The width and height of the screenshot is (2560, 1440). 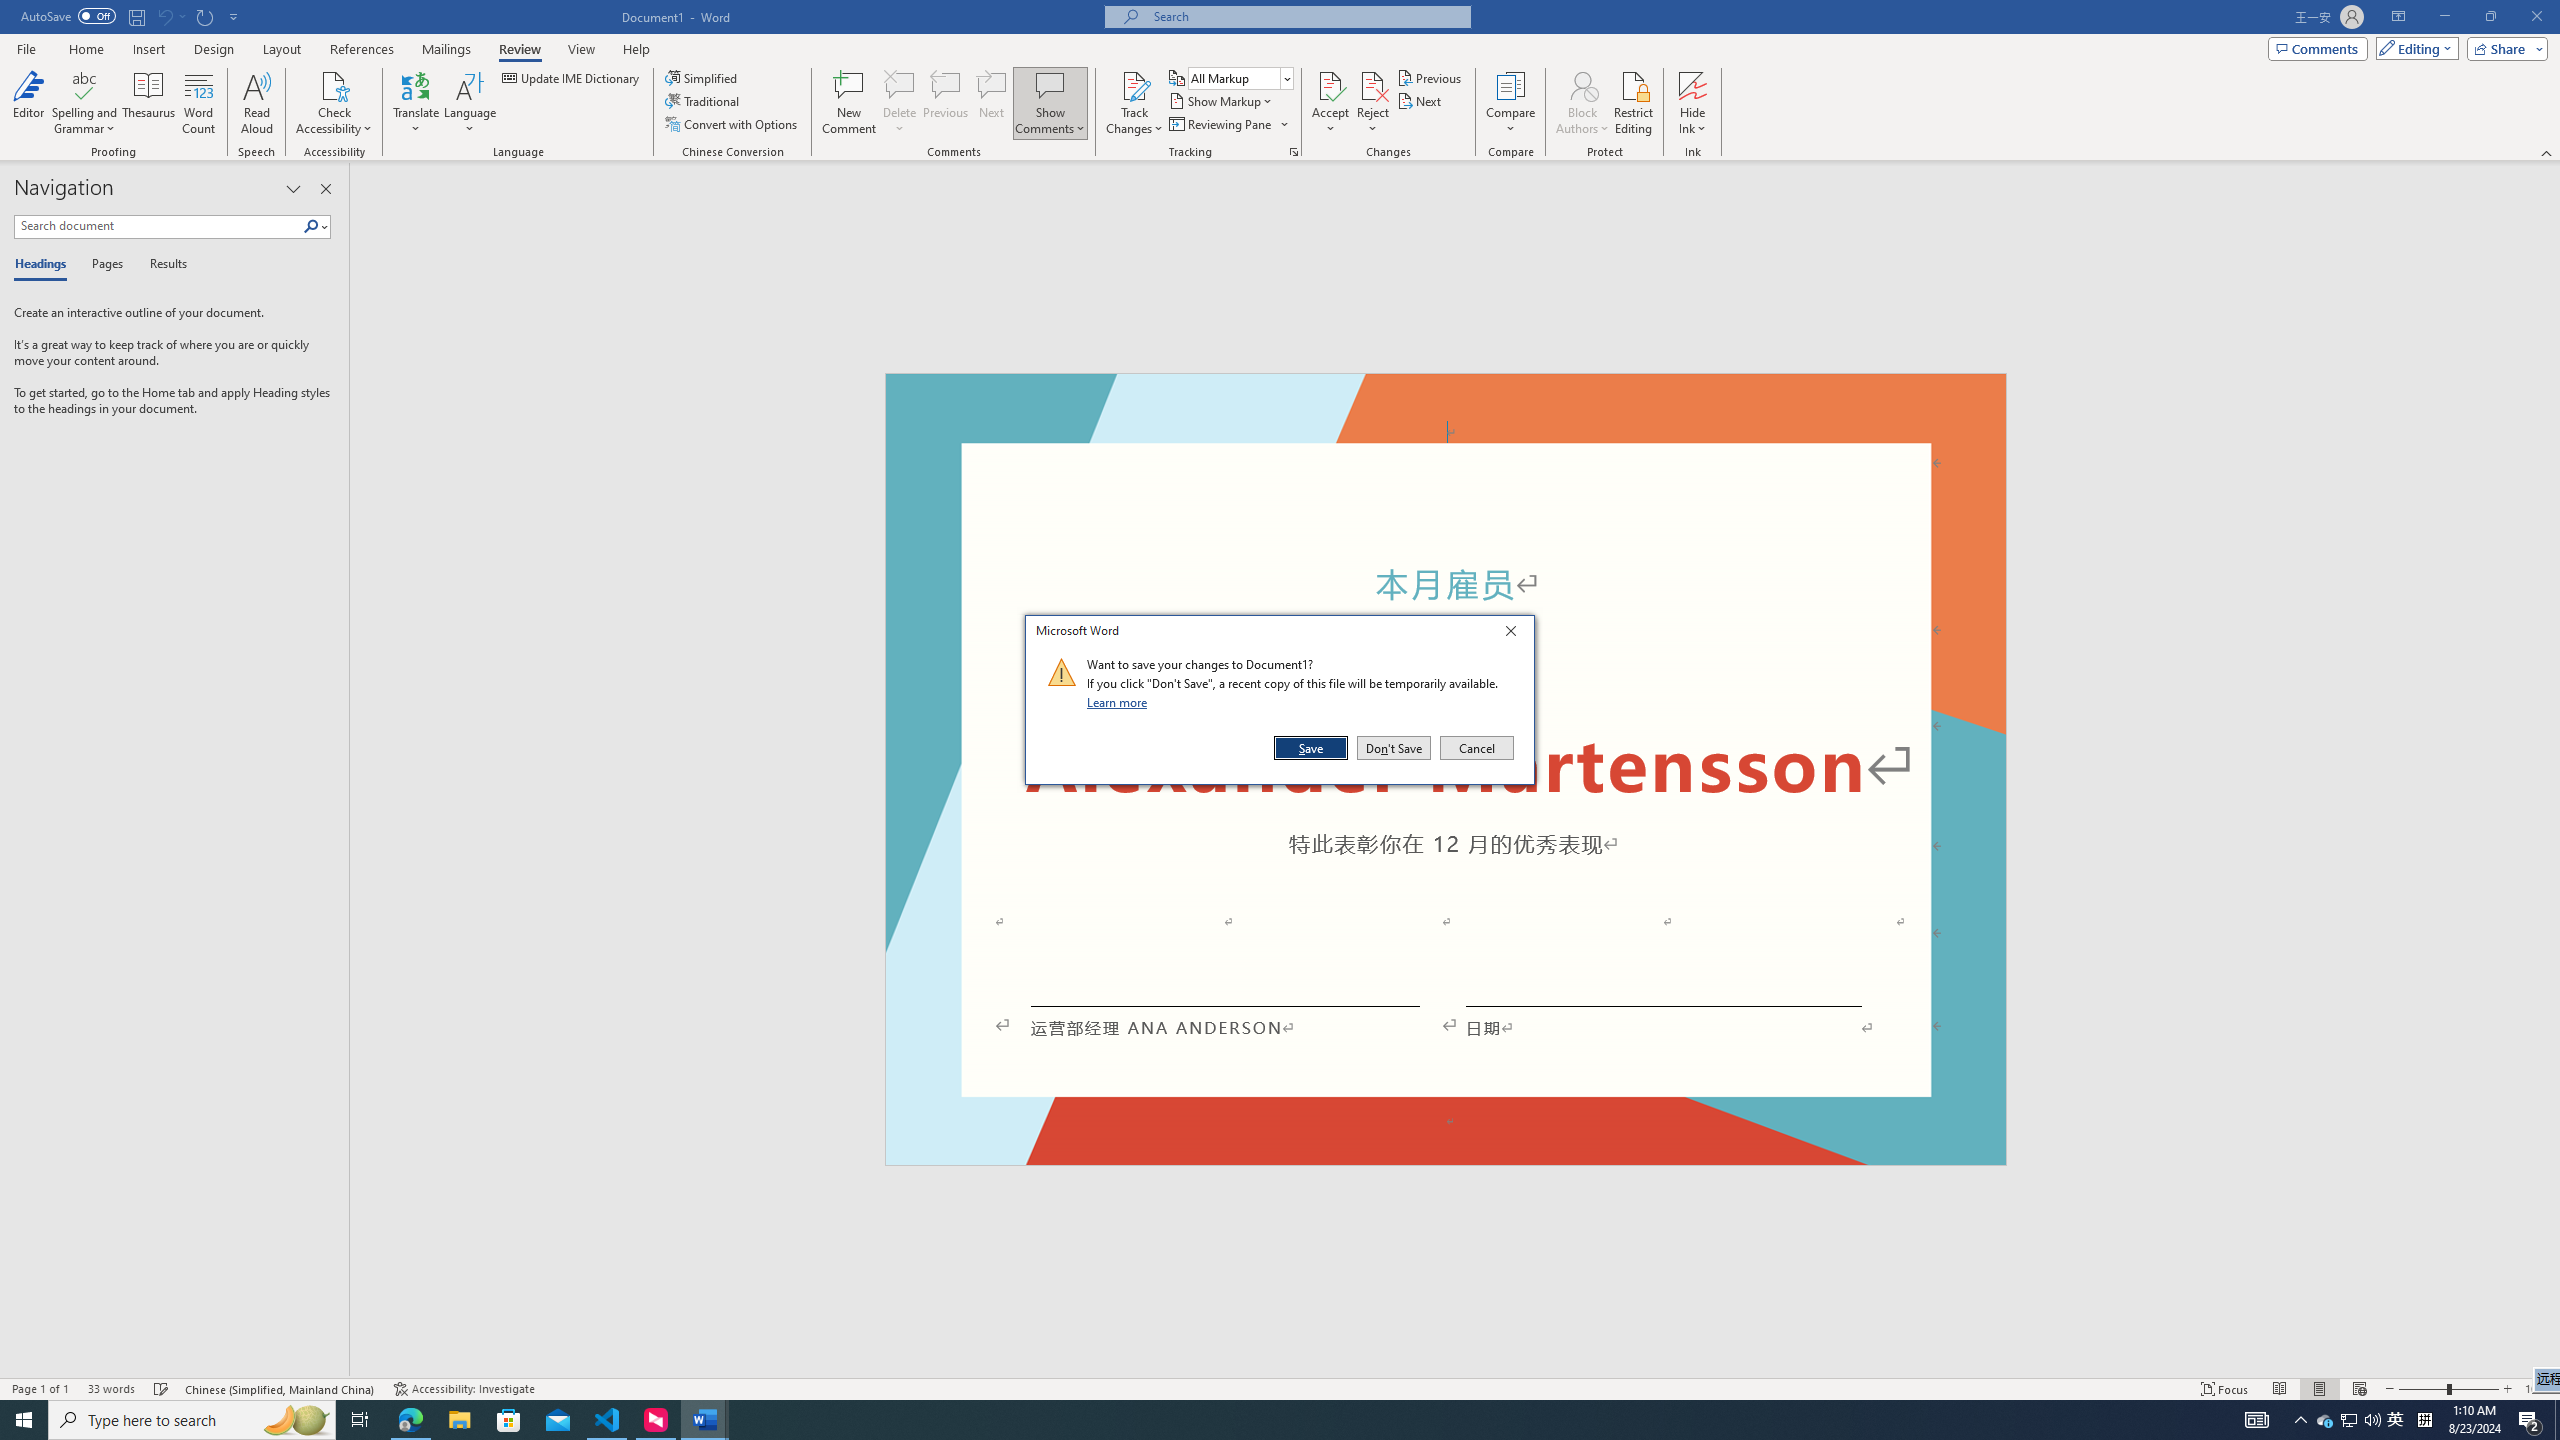 What do you see at coordinates (160, 264) in the screenshot?
I see `'Results'` at bounding box center [160, 264].